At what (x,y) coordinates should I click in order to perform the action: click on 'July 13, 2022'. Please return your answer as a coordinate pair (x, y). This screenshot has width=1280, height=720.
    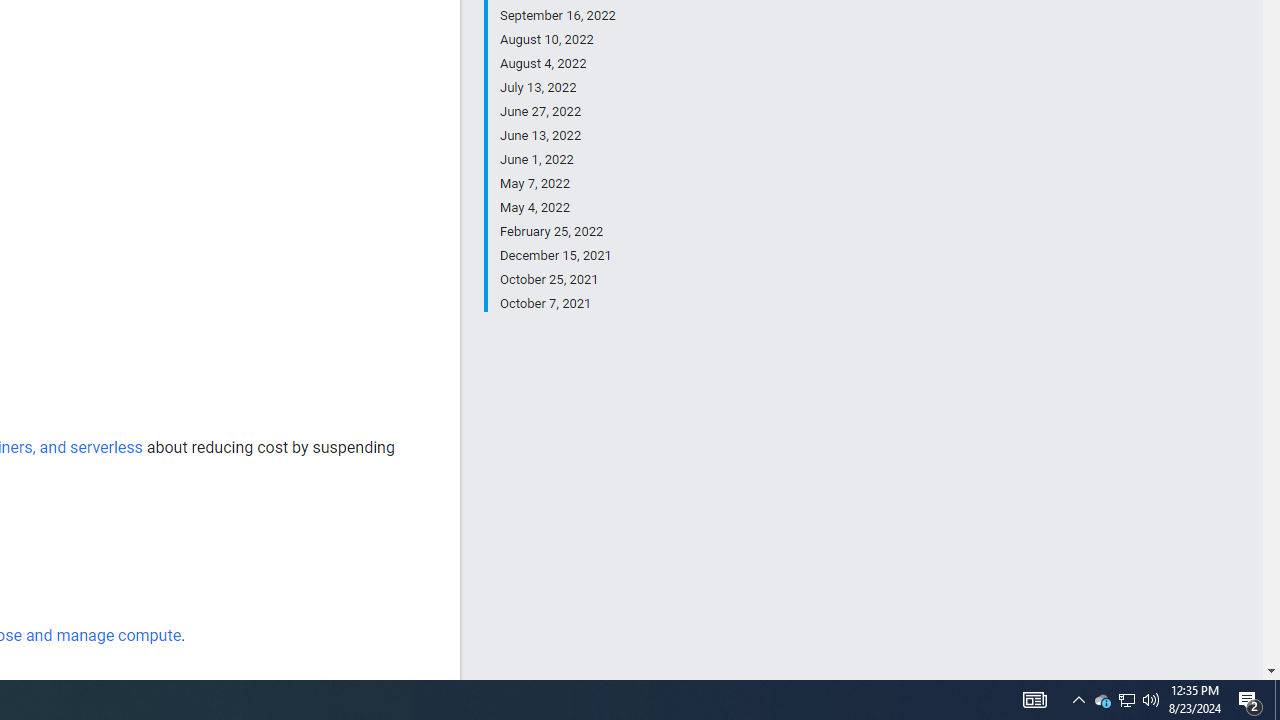
    Looking at the image, I should click on (557, 87).